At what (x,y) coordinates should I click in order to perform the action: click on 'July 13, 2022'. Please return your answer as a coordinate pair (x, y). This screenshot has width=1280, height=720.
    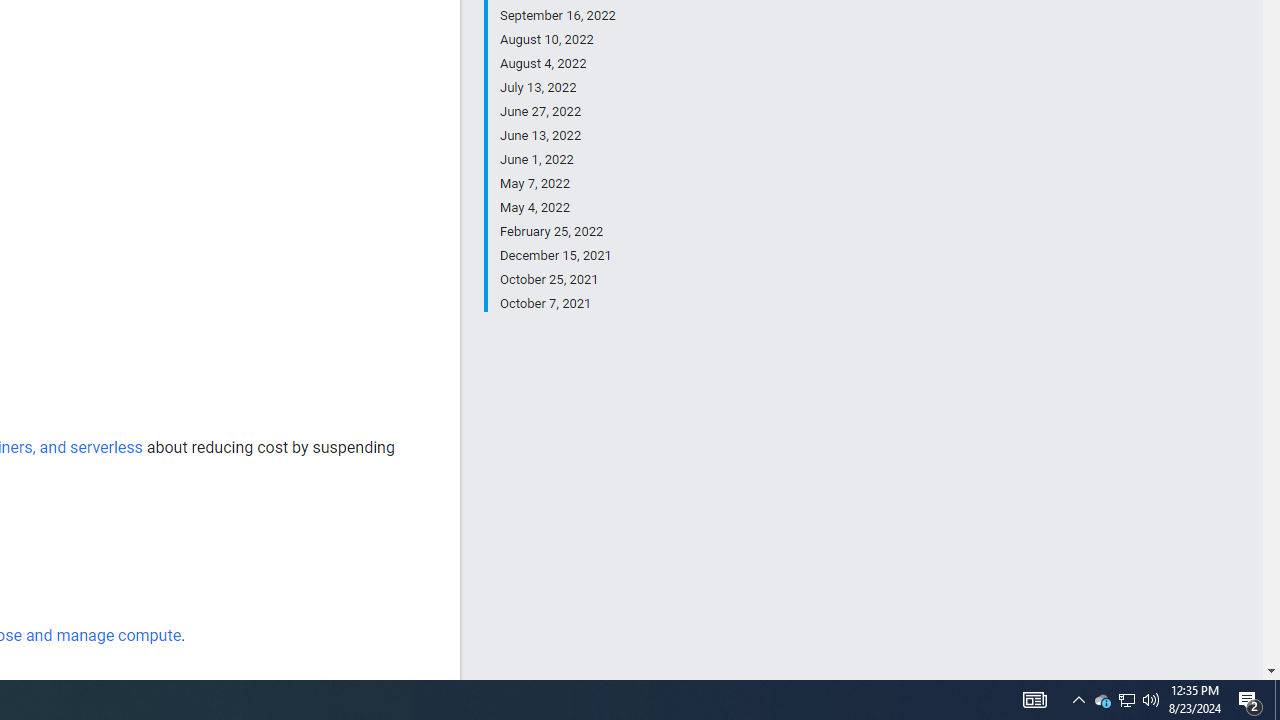
    Looking at the image, I should click on (557, 87).